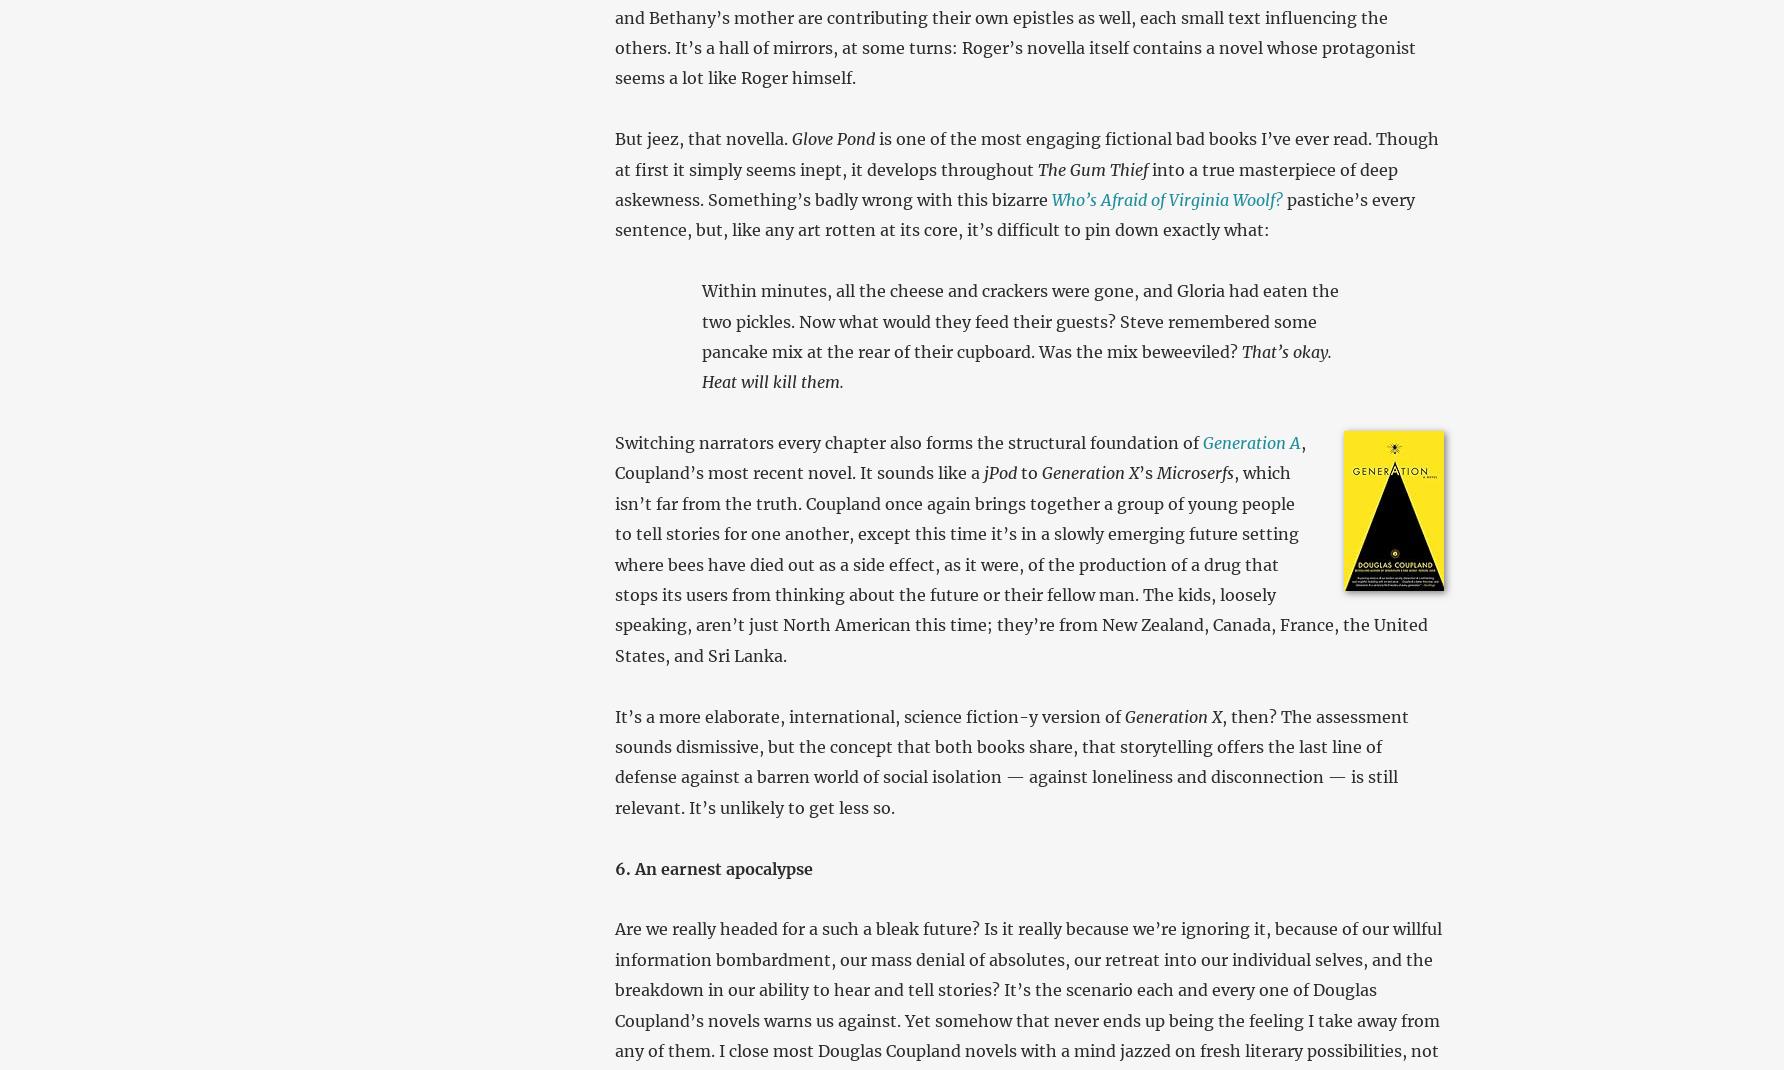 This screenshot has width=1784, height=1070. I want to click on 'Glove Pond', so click(831, 138).